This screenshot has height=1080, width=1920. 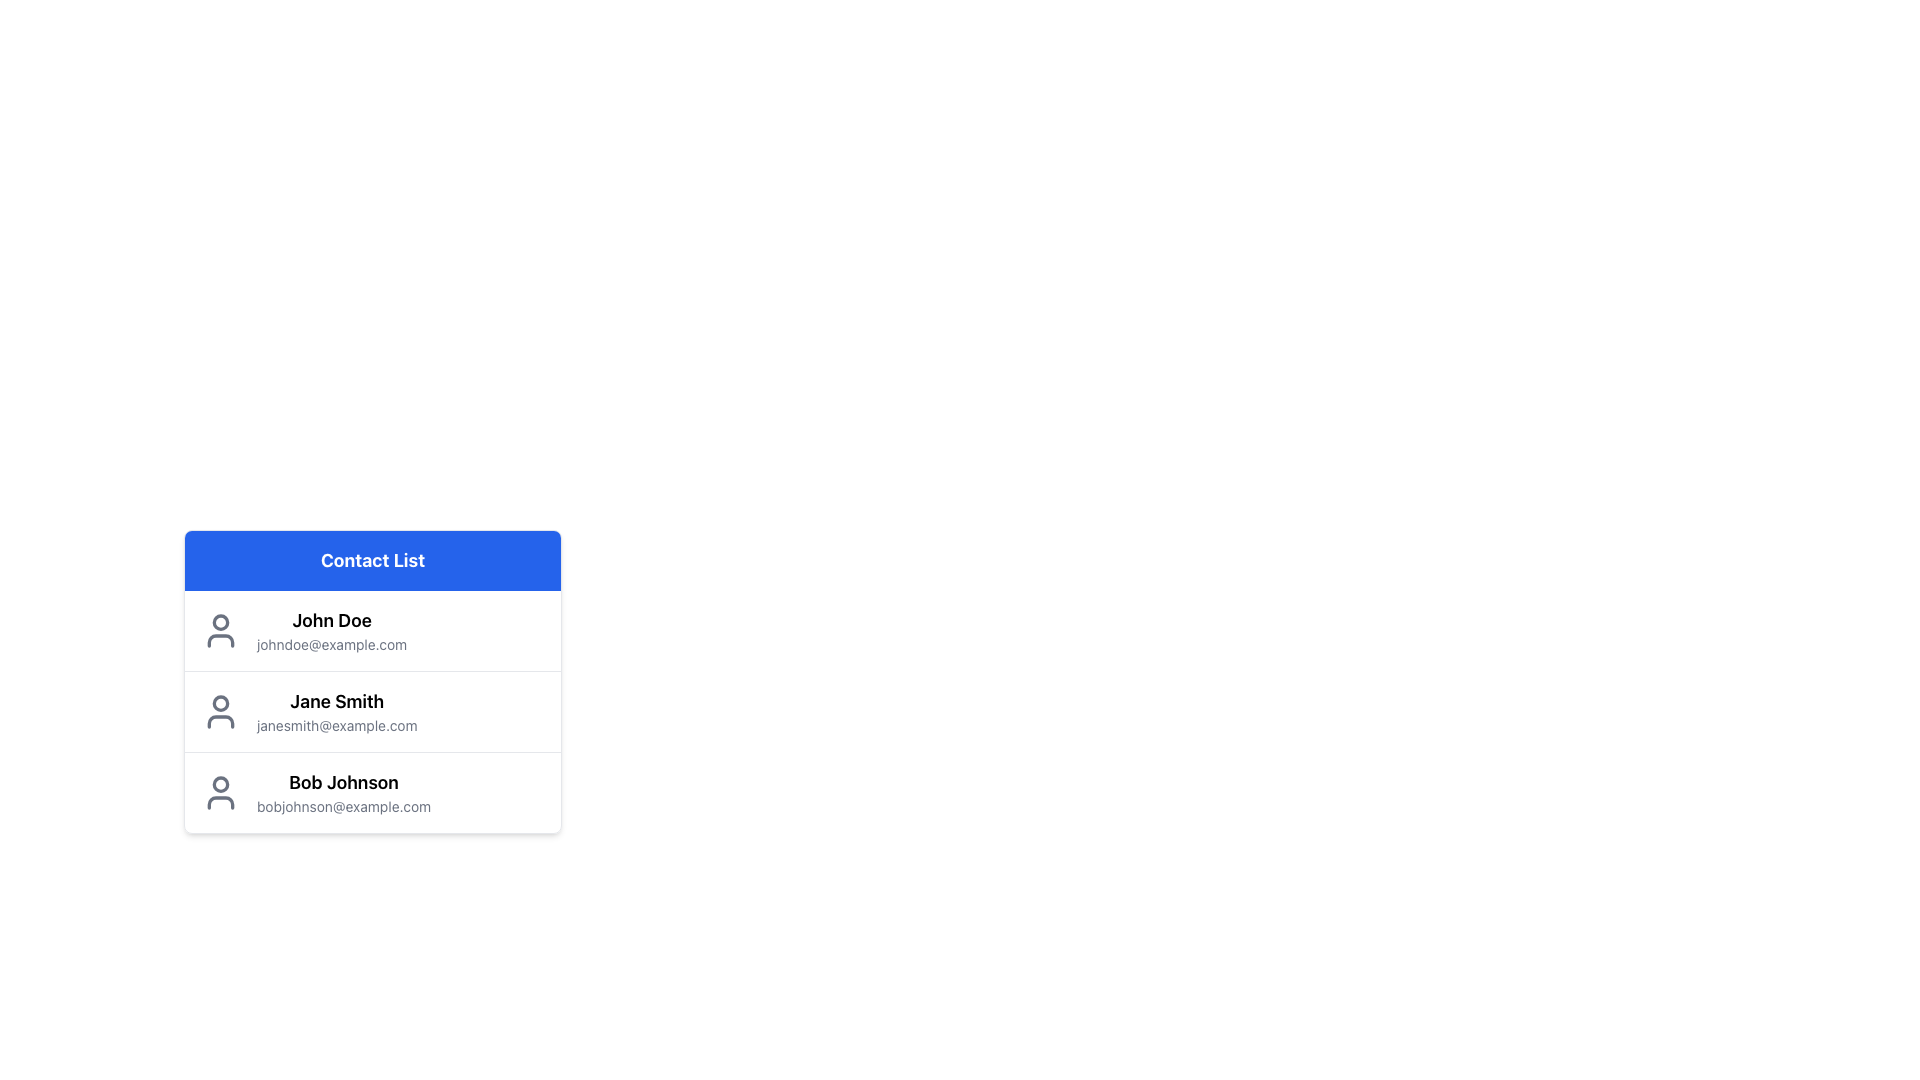 I want to click on the contact entry for 'Bob Johnson', which features a gray profile icon and includes the email 'bobjohnson@example.com', so click(x=373, y=791).